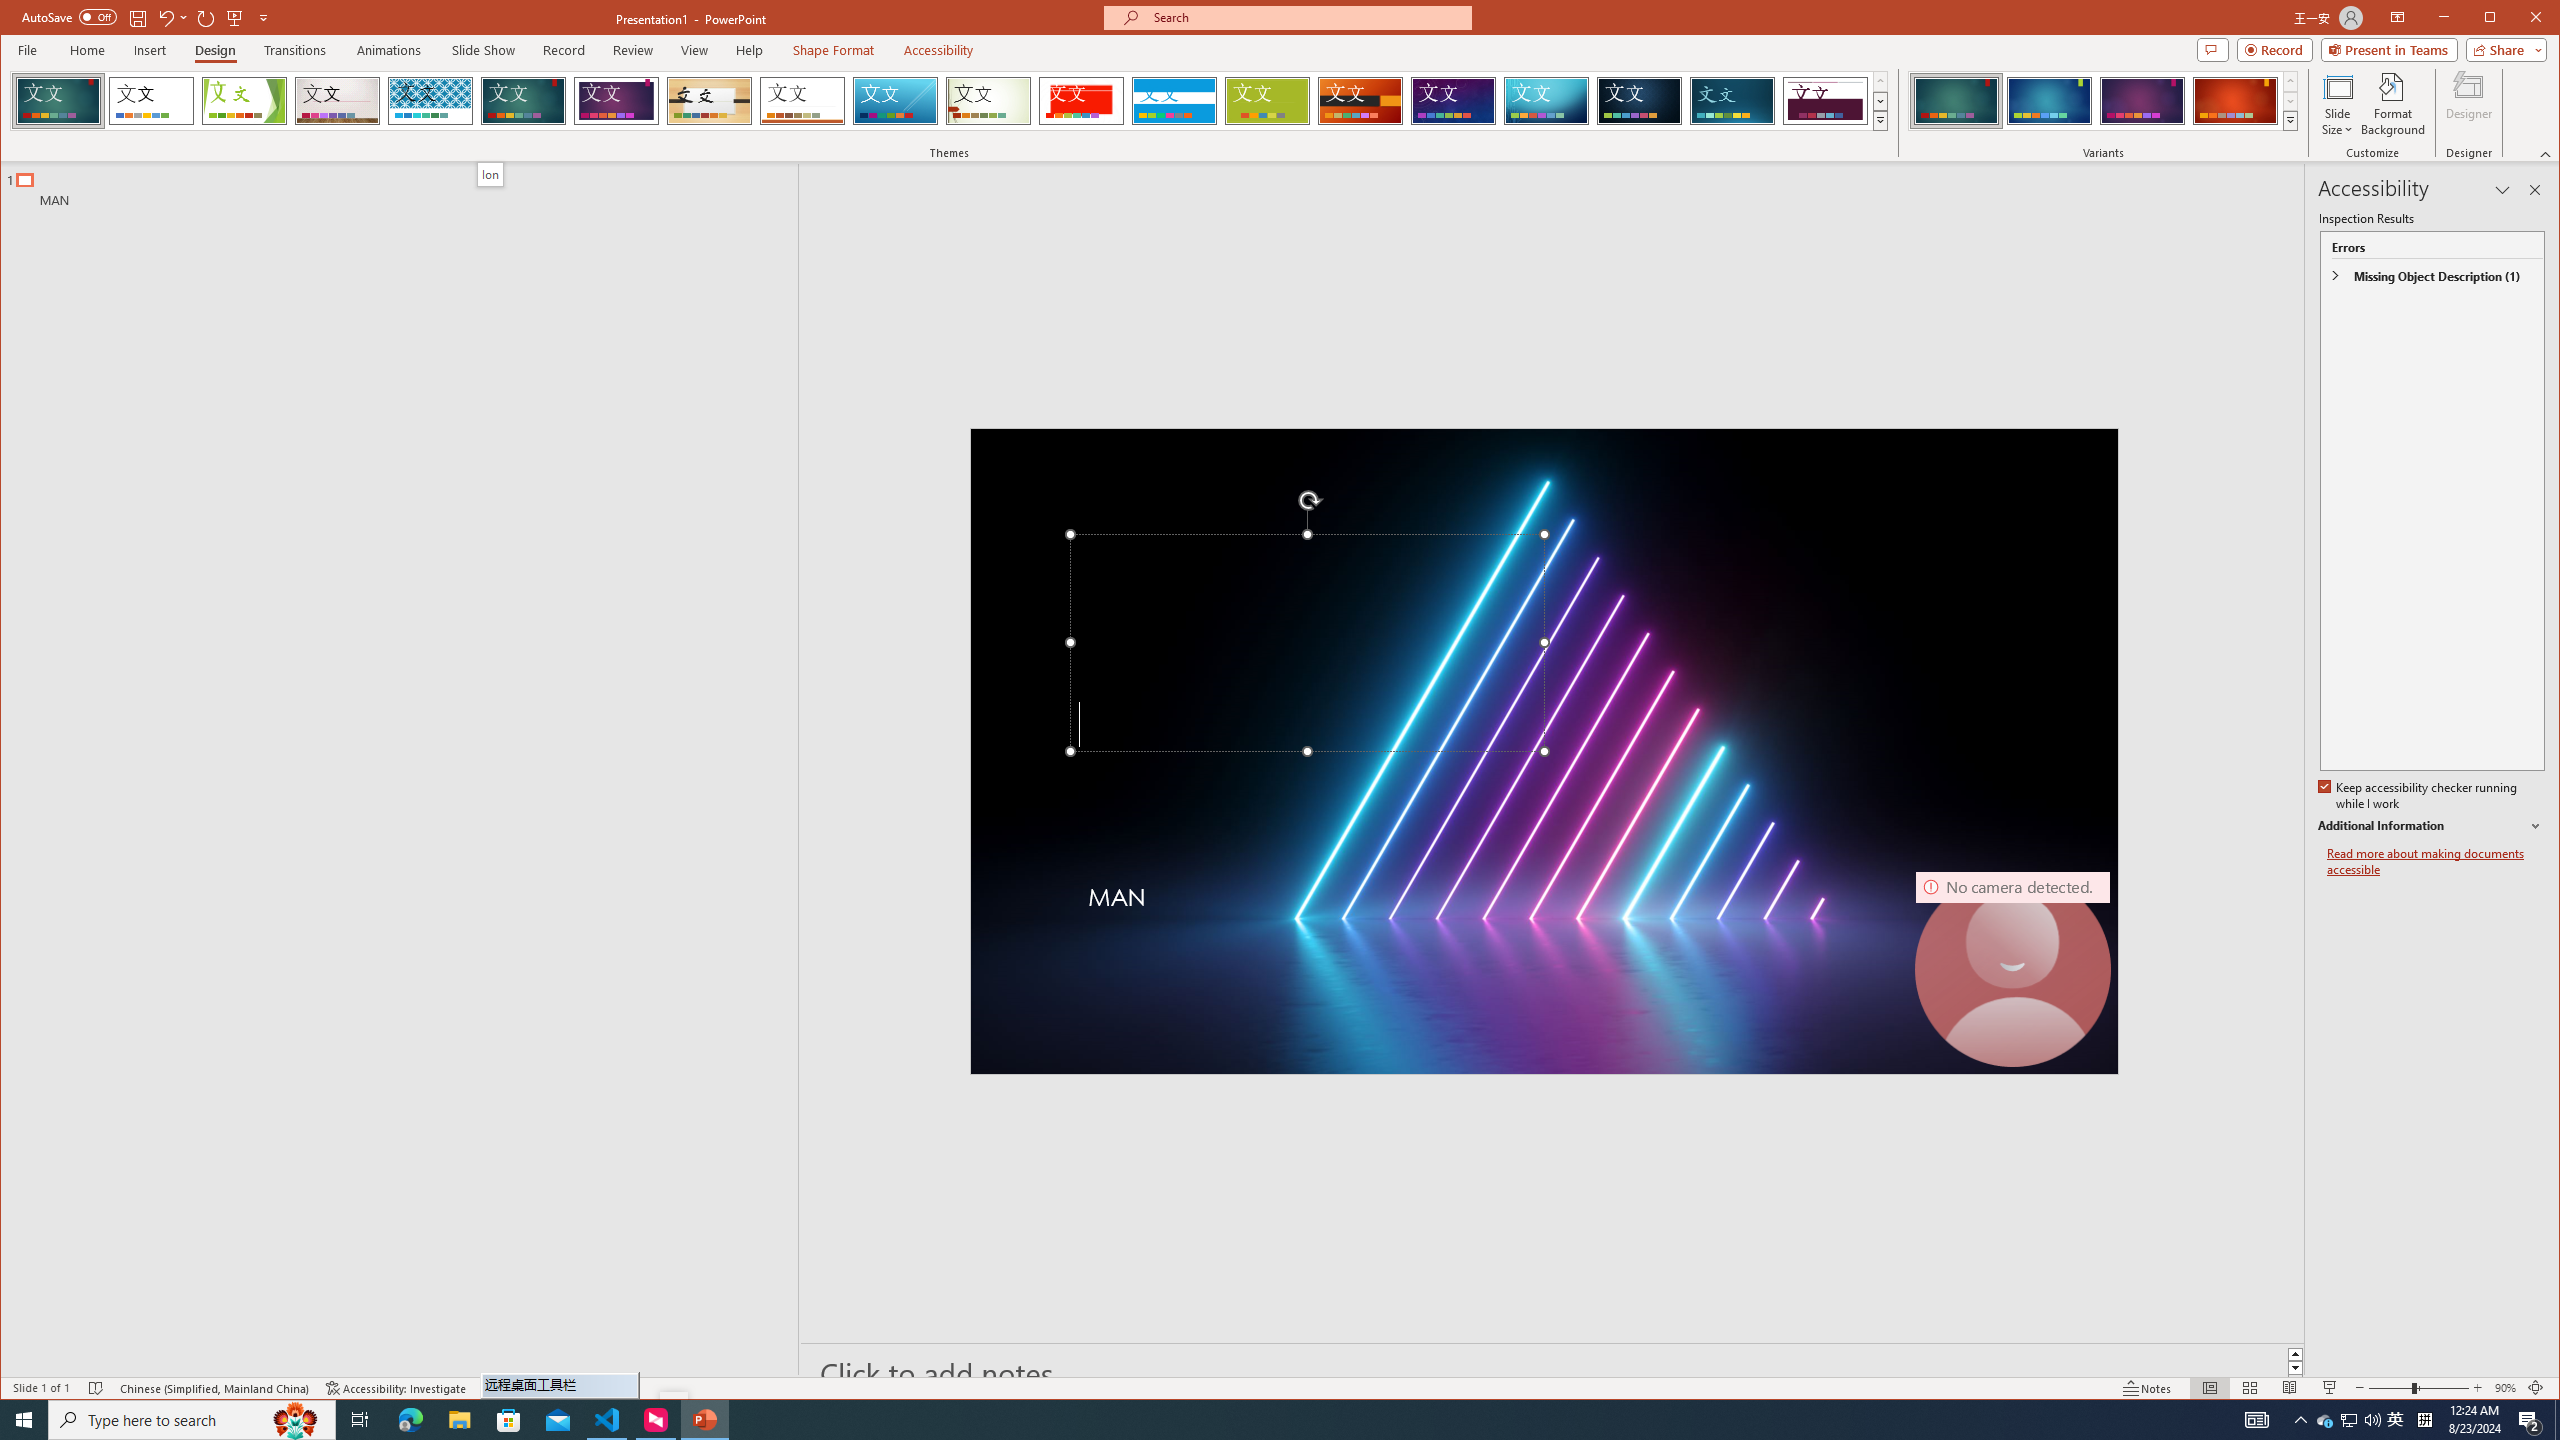  Describe the element at coordinates (1542, 750) in the screenshot. I see `'Neon laser lights aligned to form a triangle'` at that location.